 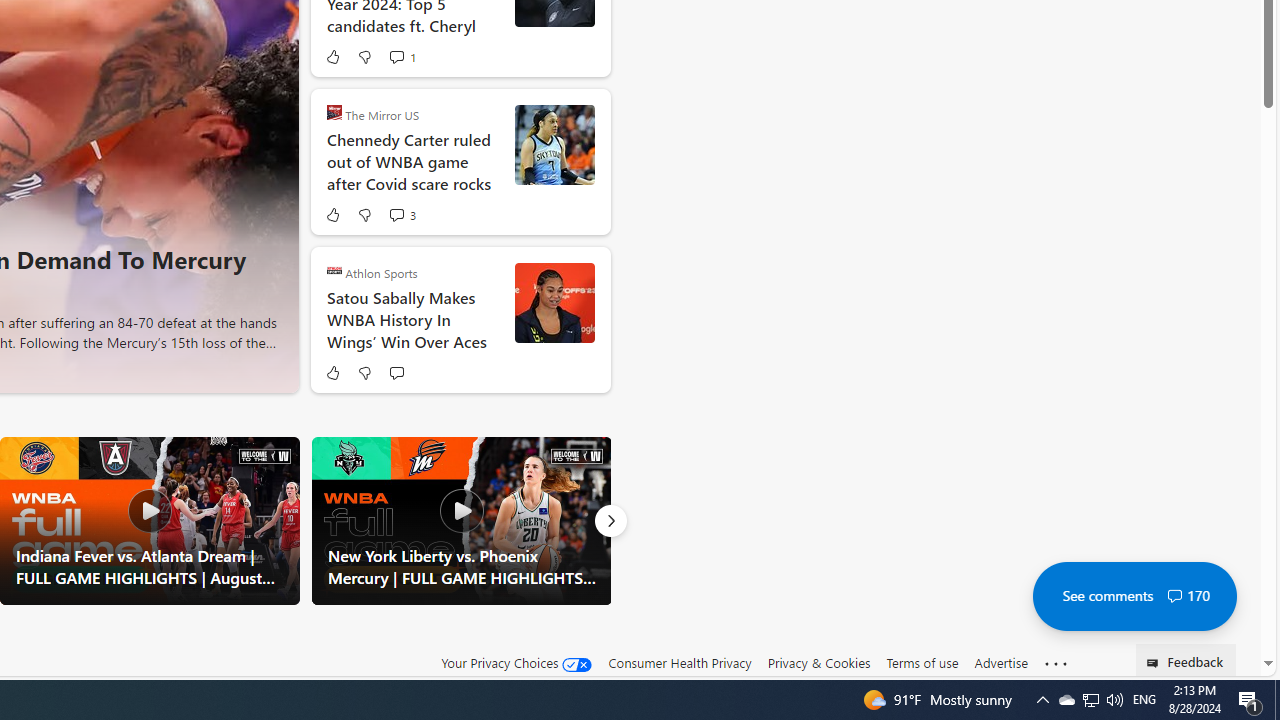 I want to click on 'Class: feedback_link_icon-DS-EntryPoint1-1', so click(x=1156, y=663).